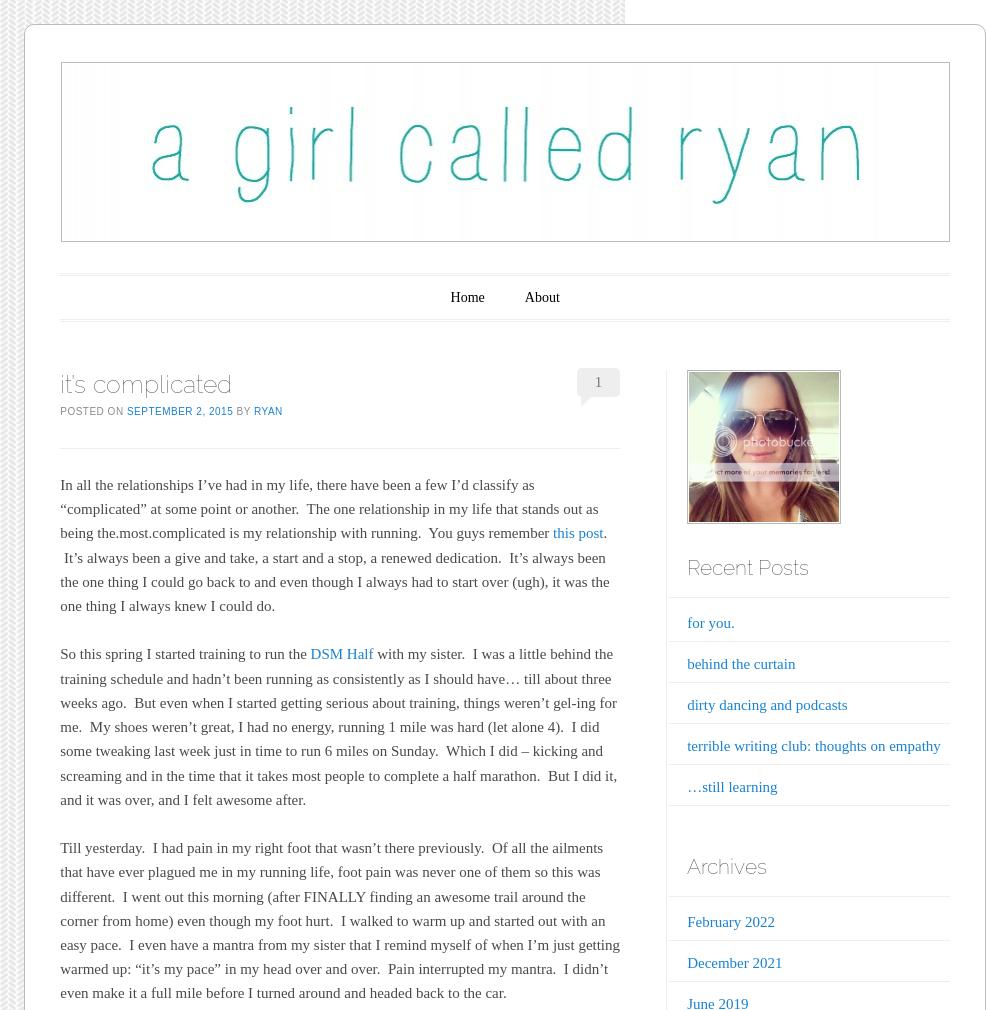 This screenshot has height=1010, width=986. What do you see at coordinates (725, 865) in the screenshot?
I see `'Archives'` at bounding box center [725, 865].